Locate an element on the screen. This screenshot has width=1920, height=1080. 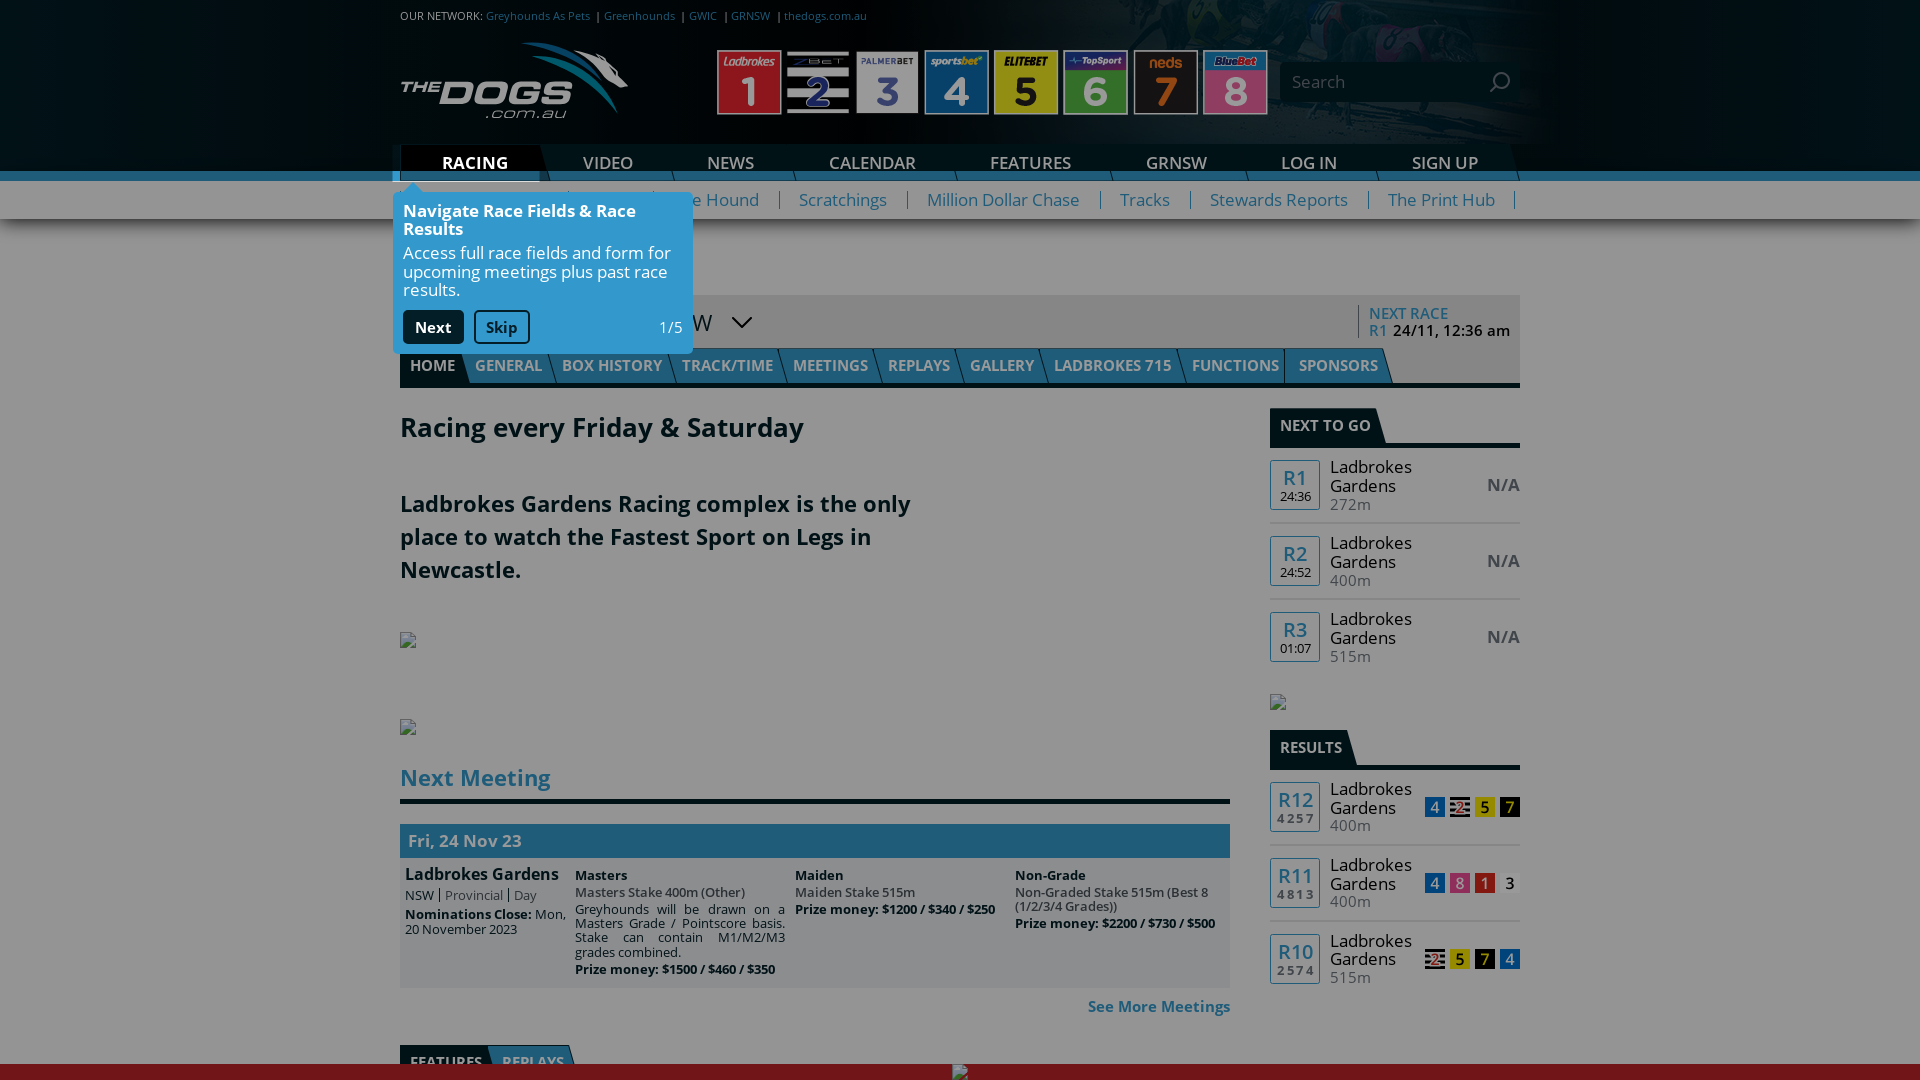
'Stewards Reports' is located at coordinates (1277, 200).